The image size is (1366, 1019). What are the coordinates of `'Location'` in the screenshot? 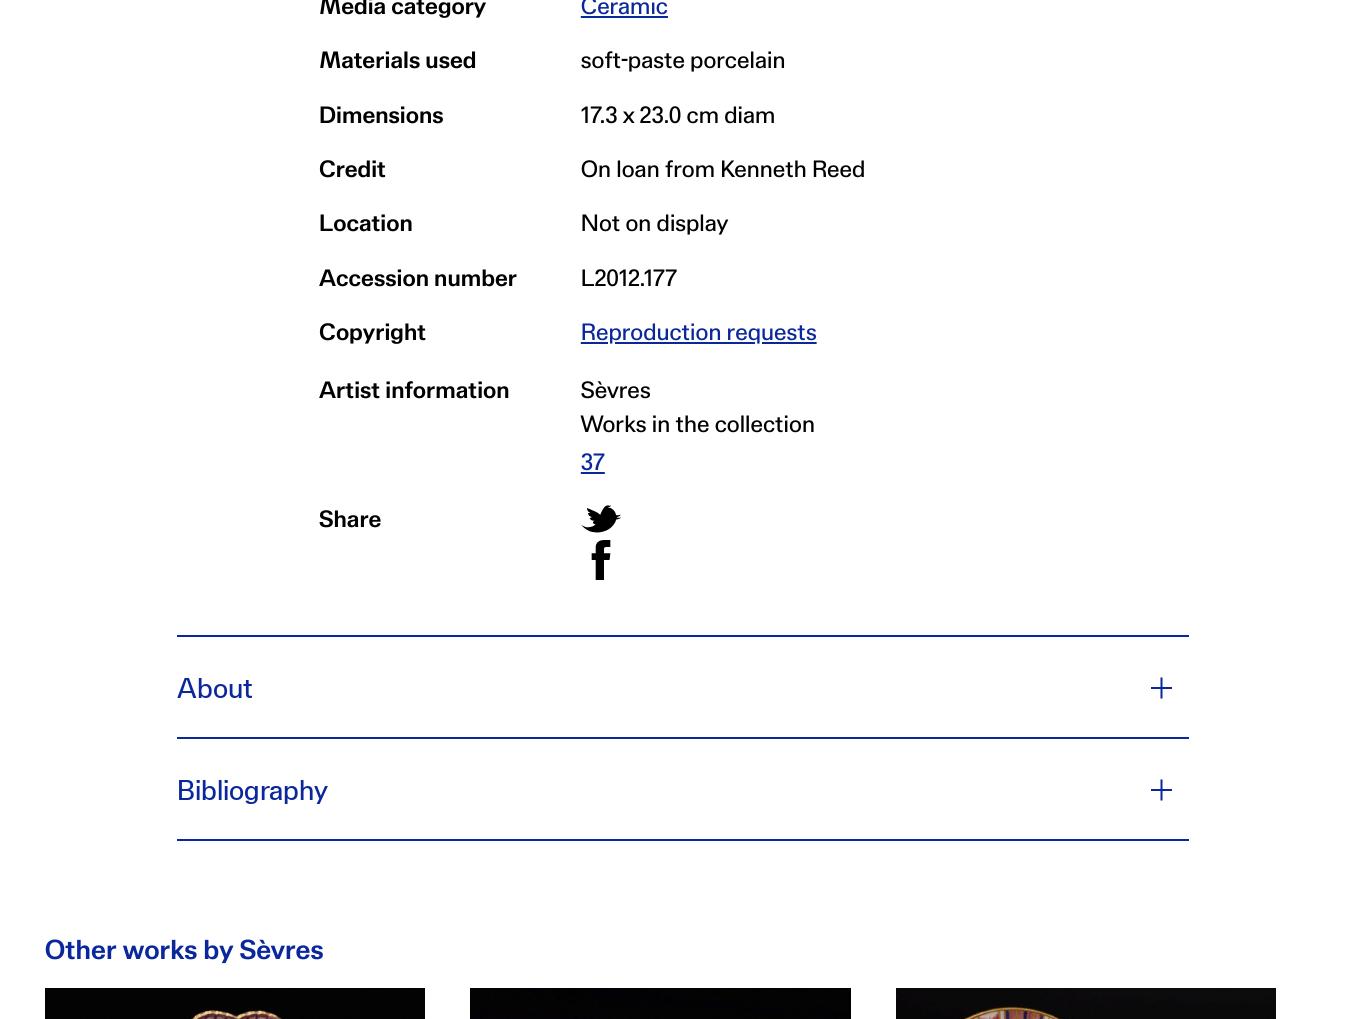 It's located at (364, 220).